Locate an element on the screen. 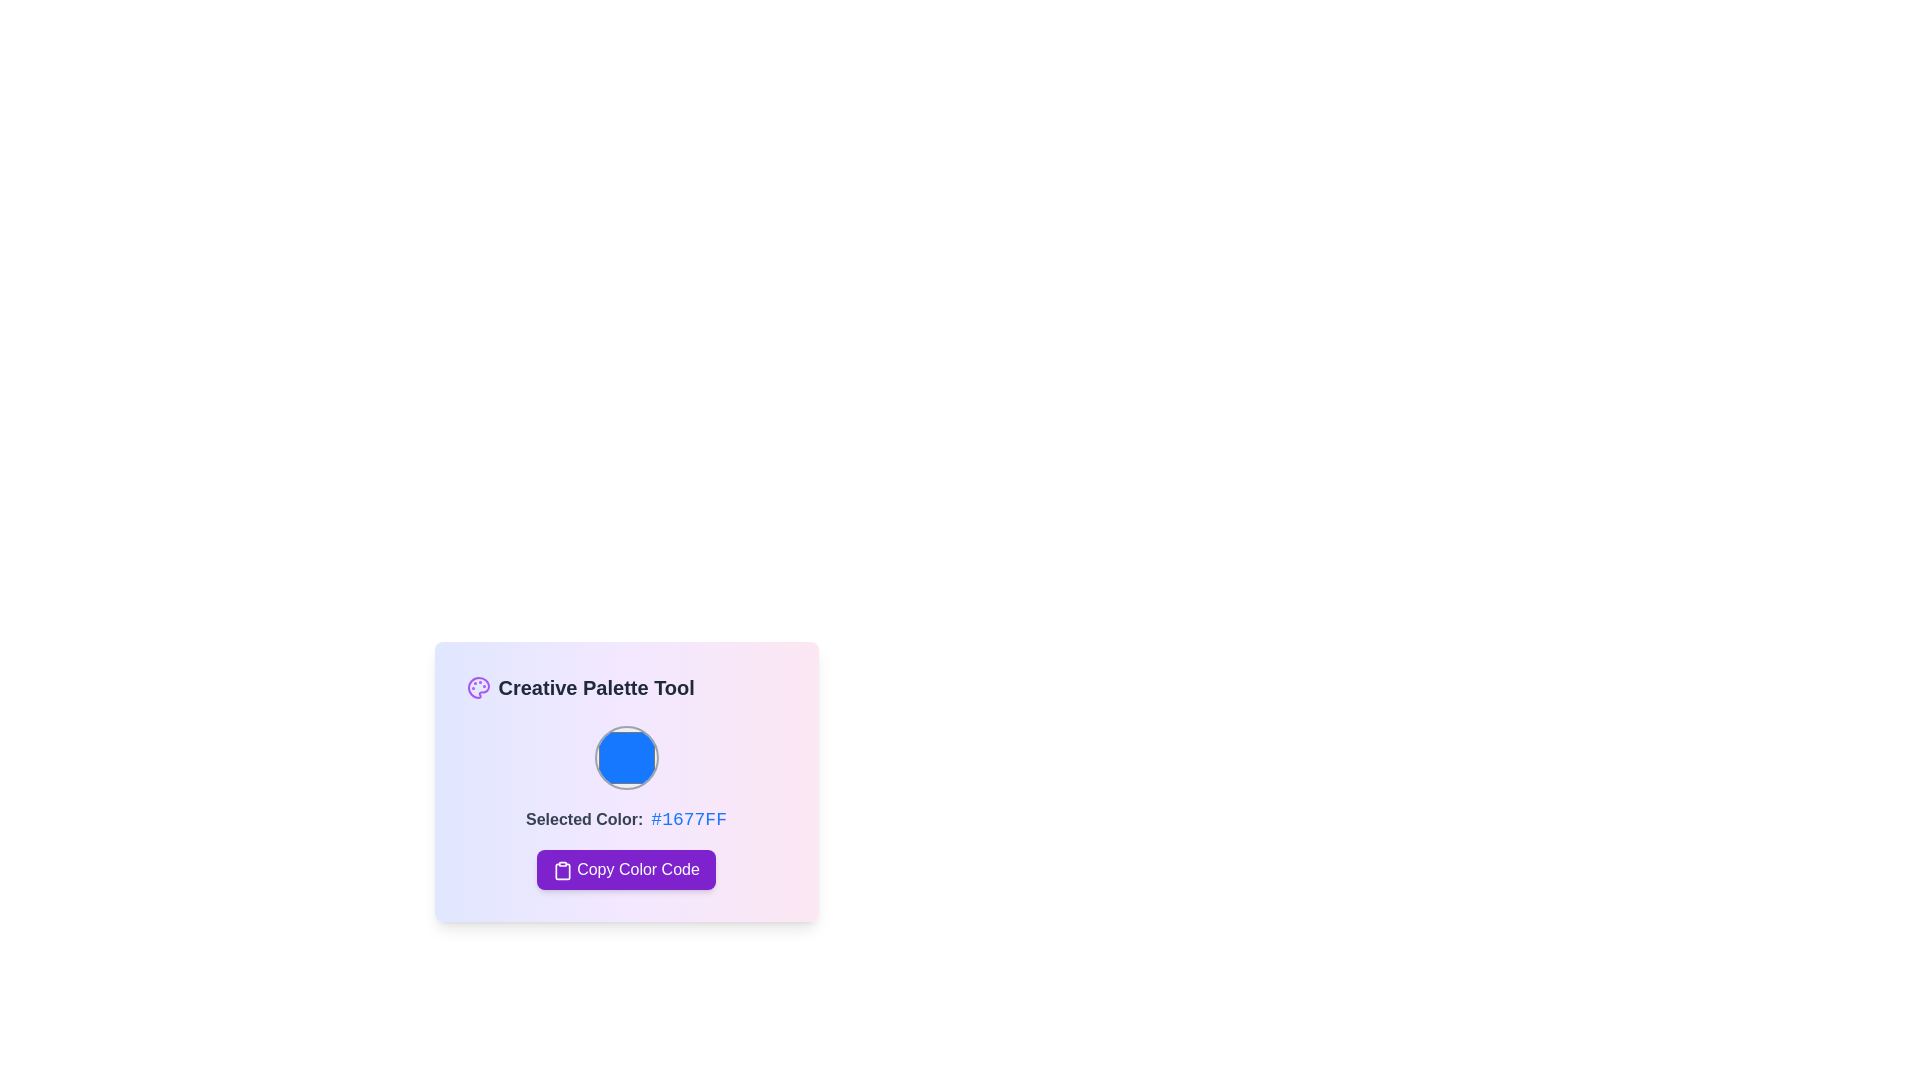 Image resolution: width=1920 pixels, height=1080 pixels. the copy color code button located below the text 'Selected Color: #1677FF' by moving the keyboard focus to it is located at coordinates (625, 869).